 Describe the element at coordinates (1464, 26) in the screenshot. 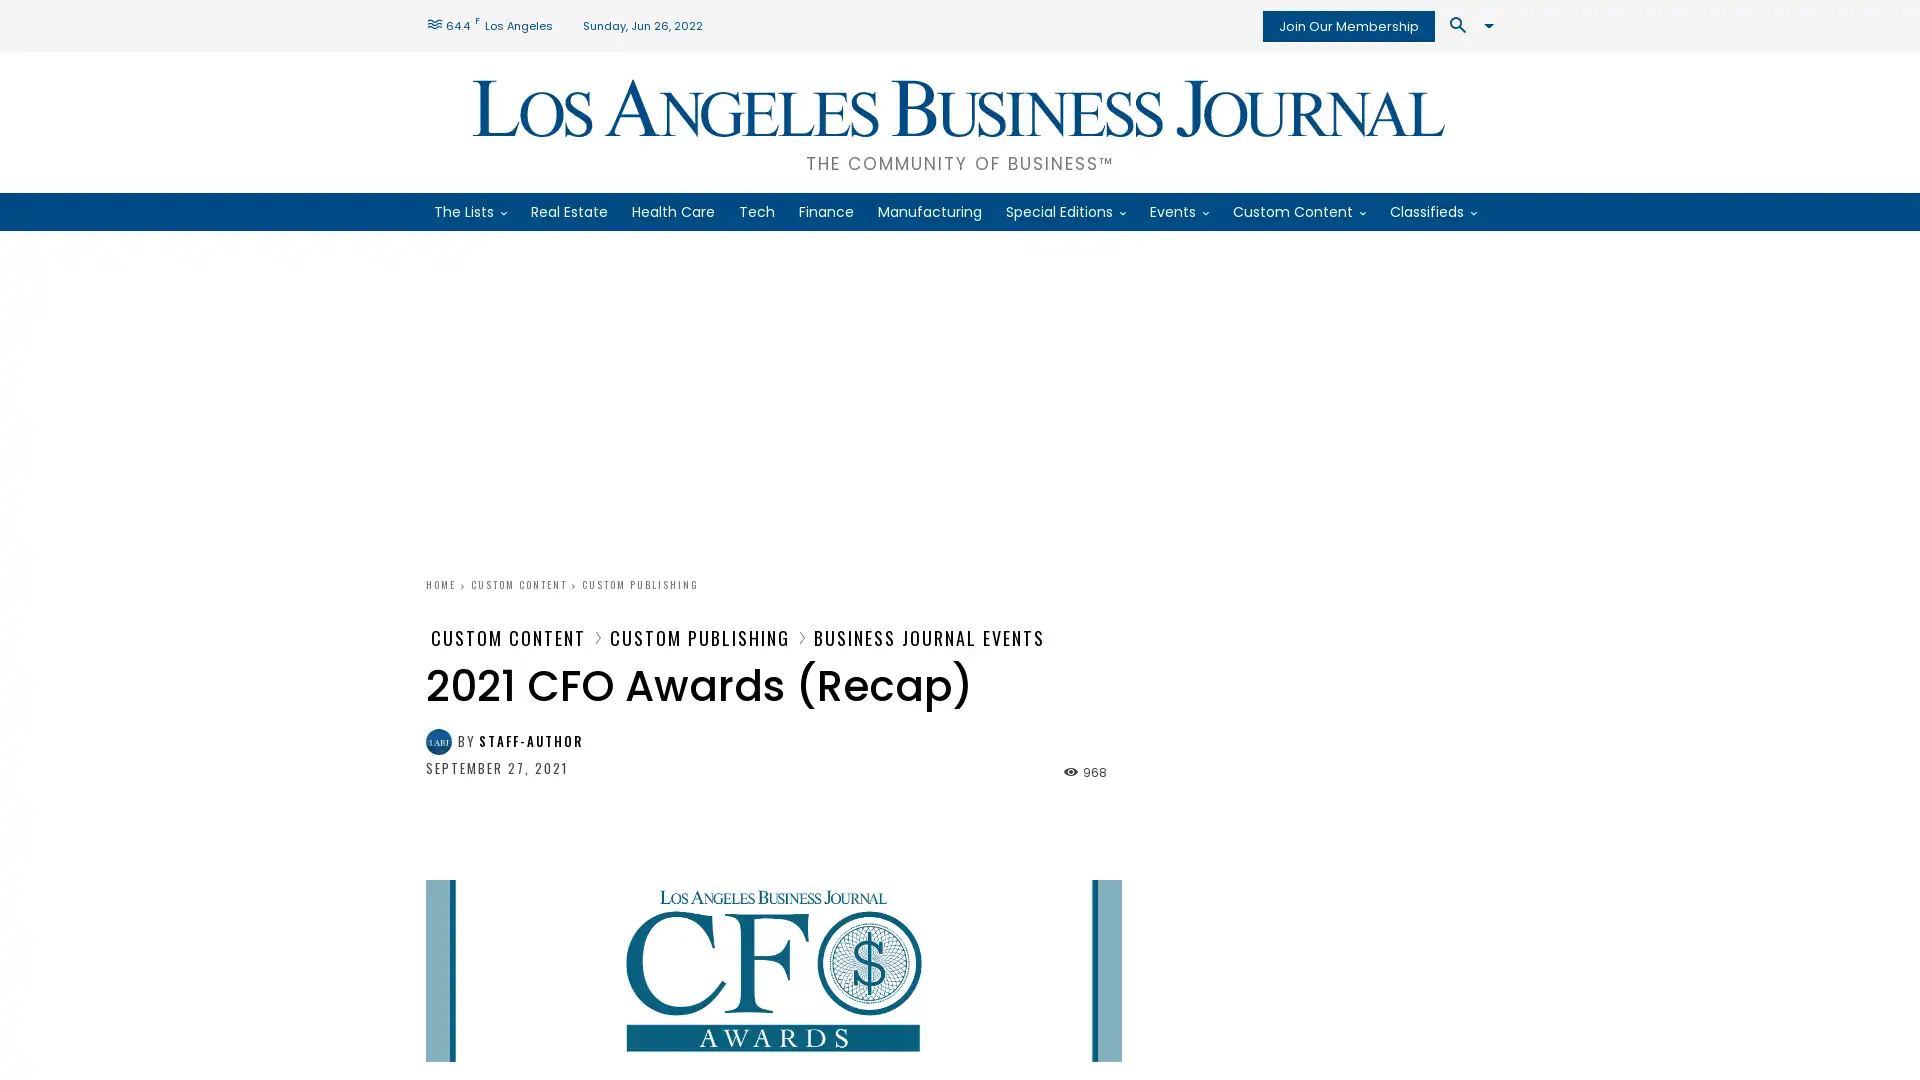

I see `Search` at that location.